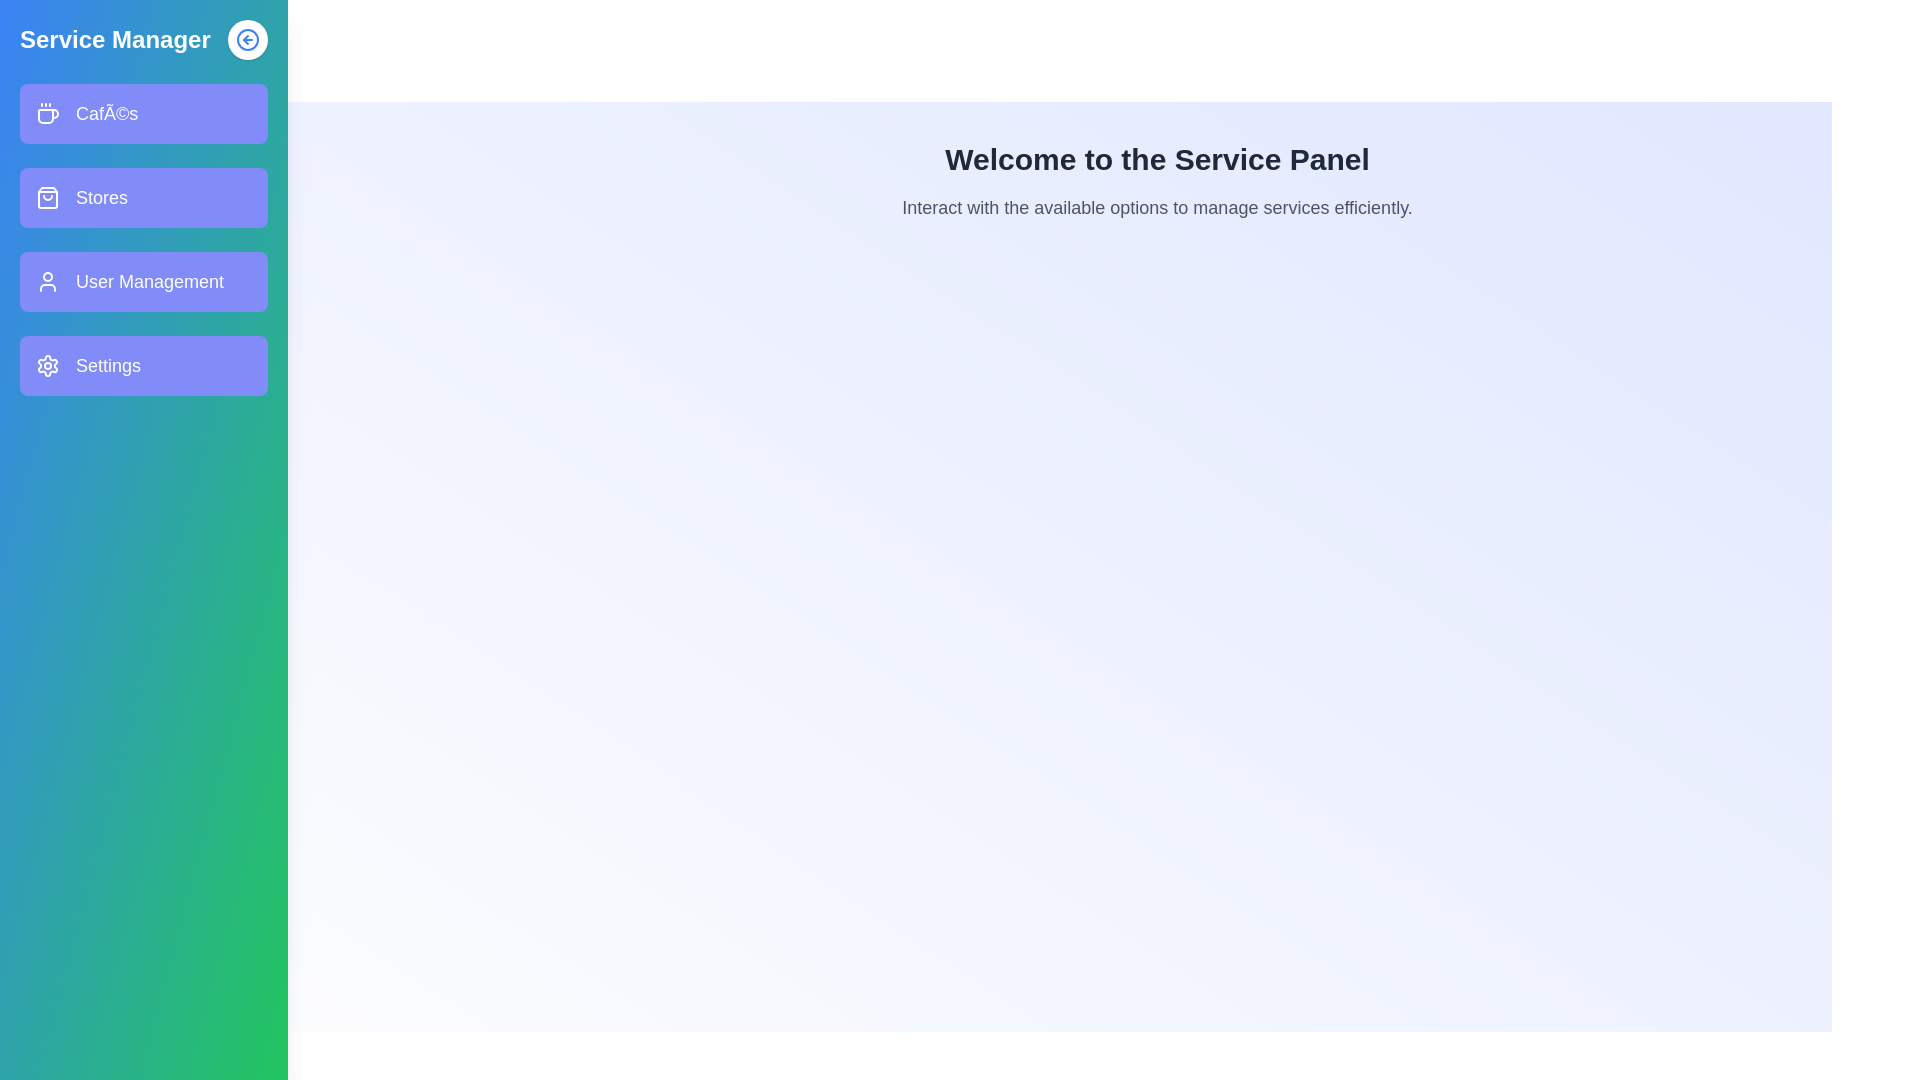 This screenshot has height=1080, width=1920. What do you see at coordinates (143, 366) in the screenshot?
I see `the 'Settings' menu item in the DashboardDrawer component` at bounding box center [143, 366].